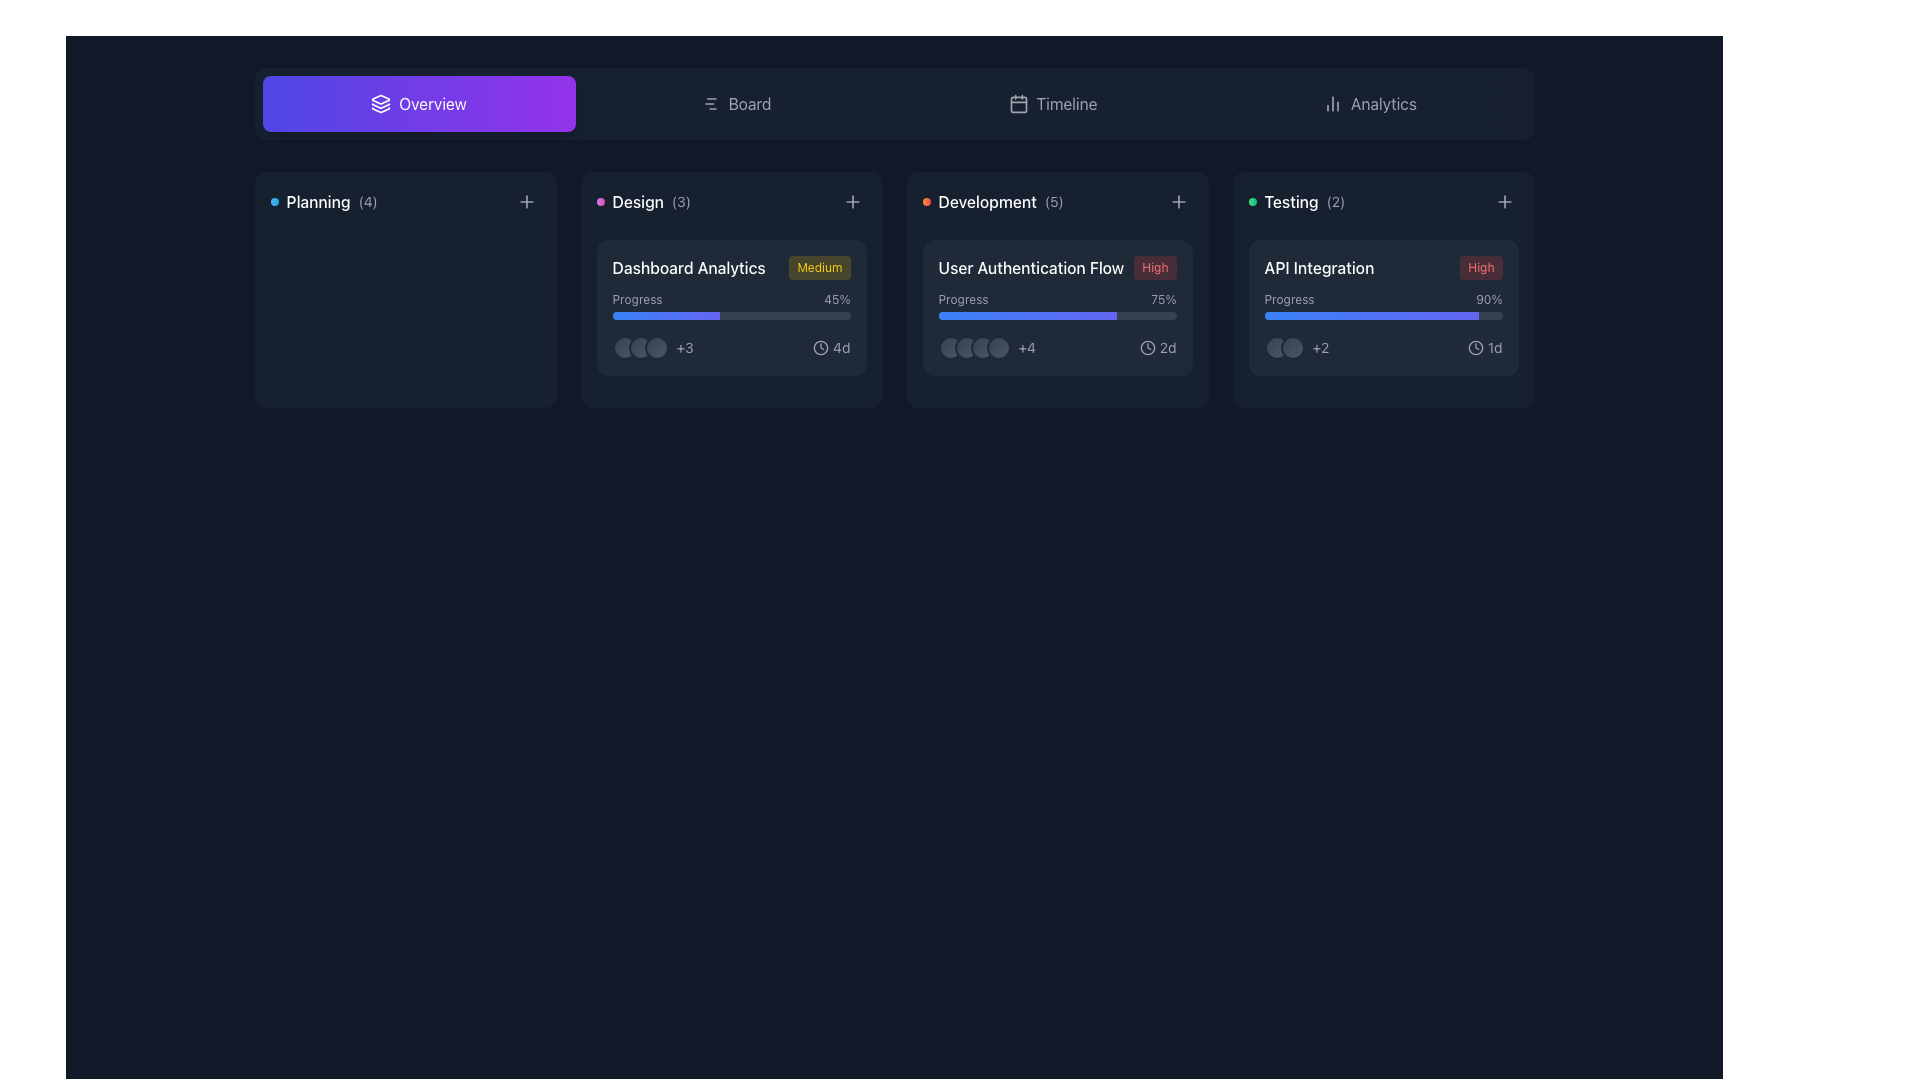  Describe the element at coordinates (852, 201) in the screenshot. I see `the plus icon button located in the top-right corner of the 'Design' section card` at that location.